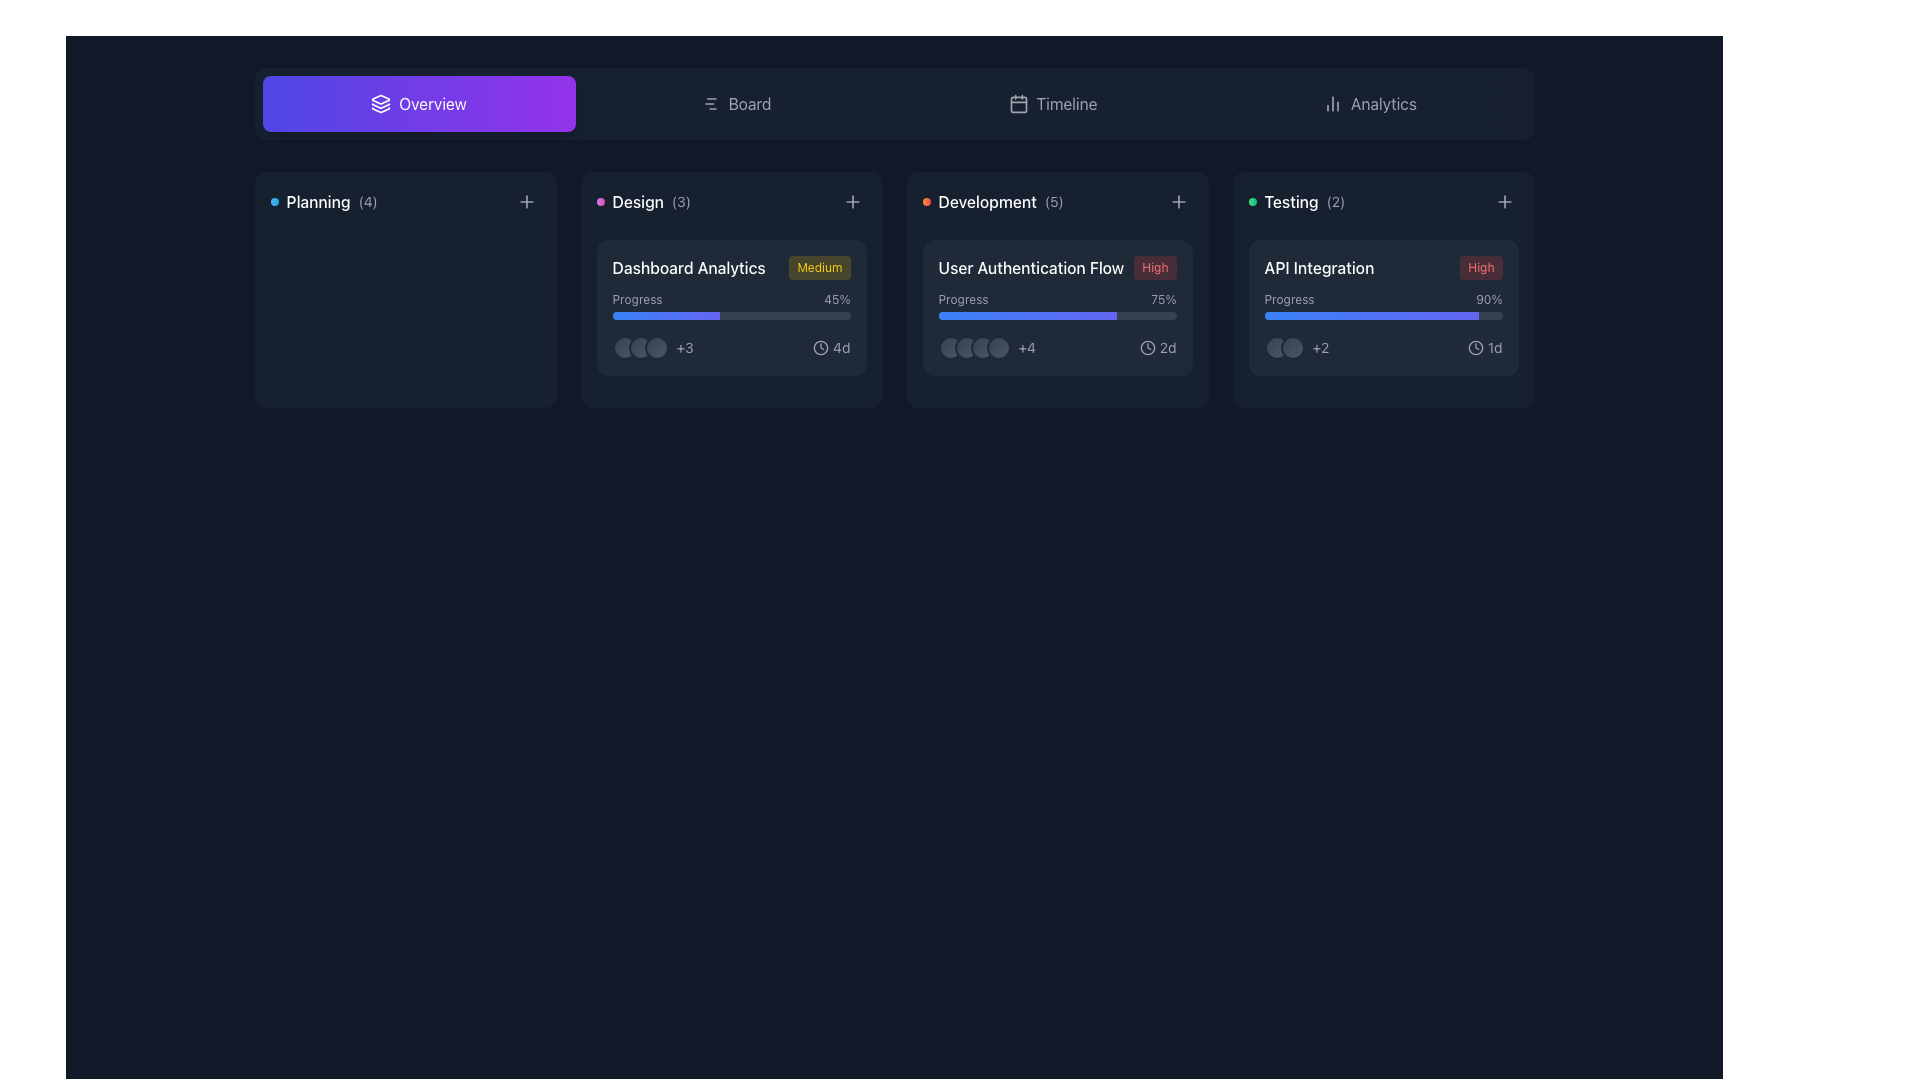  Describe the element at coordinates (852, 201) in the screenshot. I see `the plus icon button located in the top-right corner of the 'Design' section card` at that location.